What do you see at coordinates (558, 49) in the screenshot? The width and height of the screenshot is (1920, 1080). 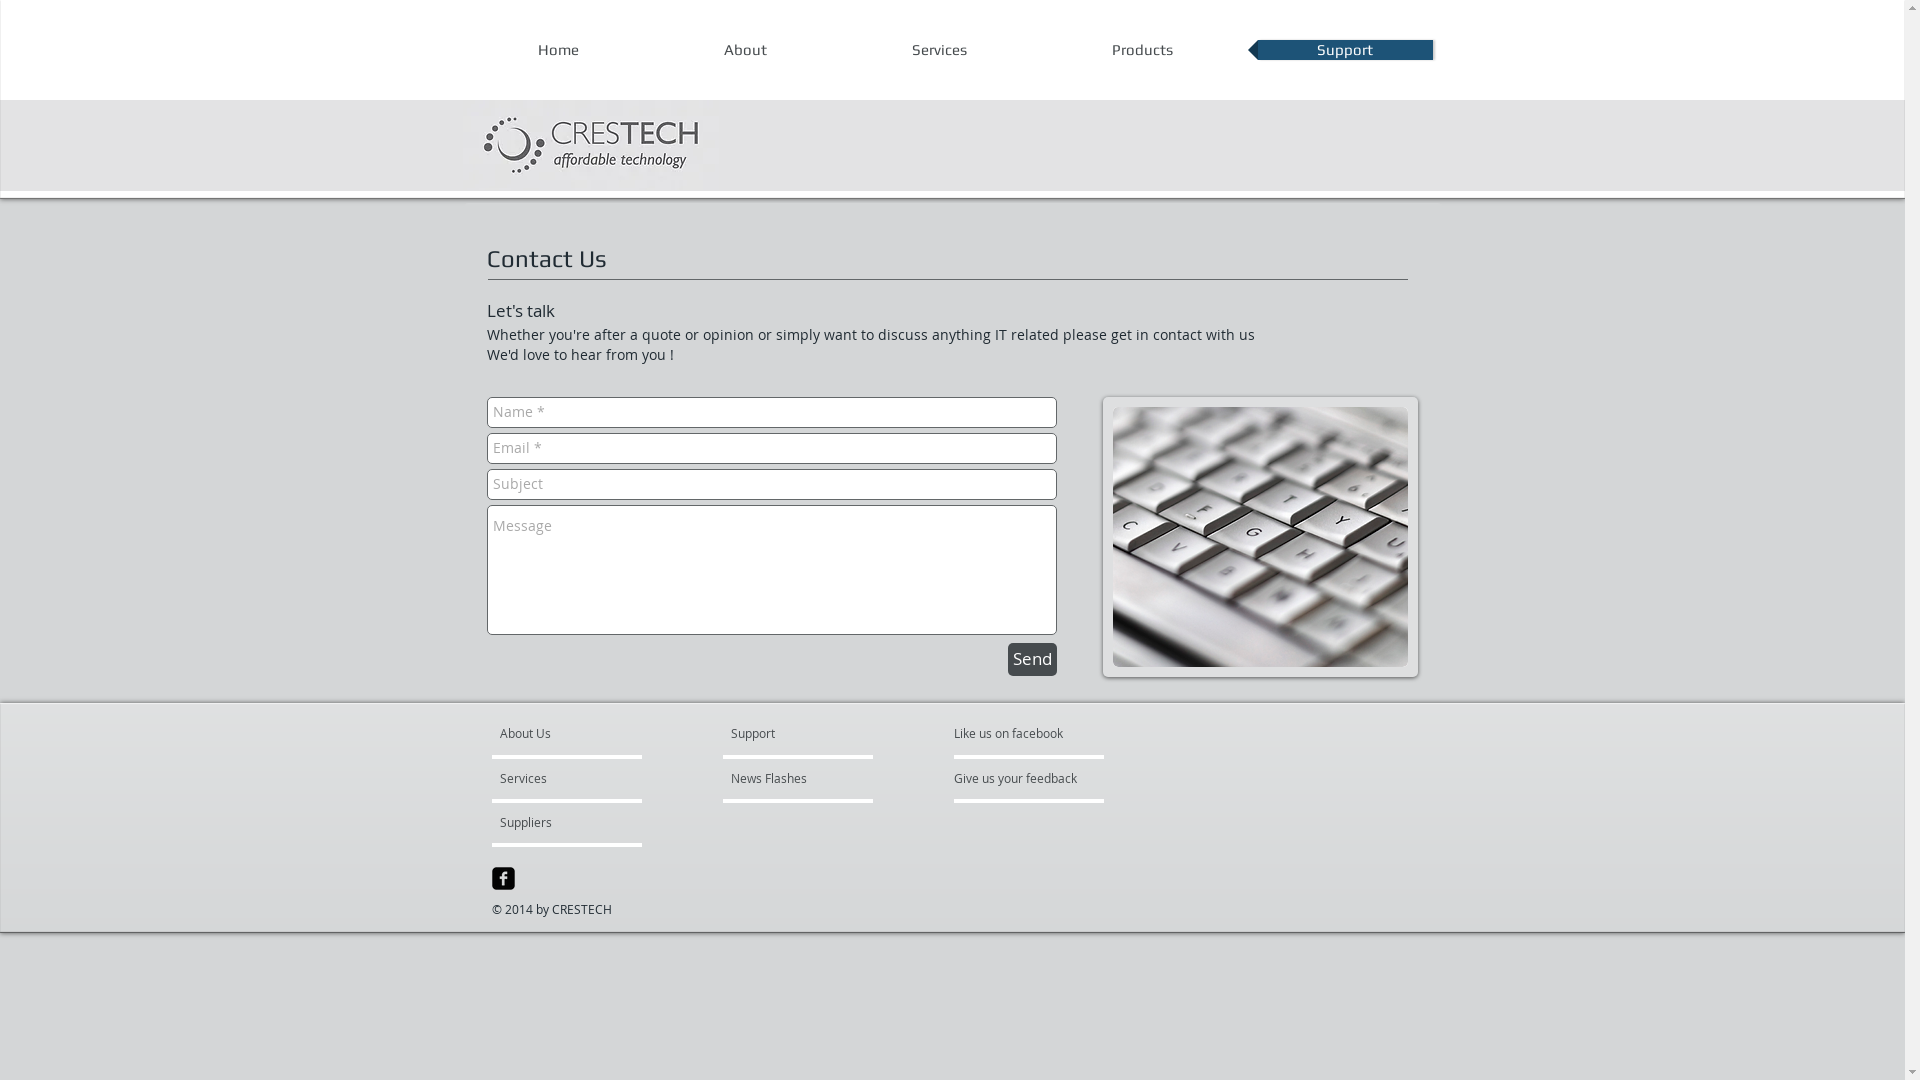 I see `'Home'` at bounding box center [558, 49].